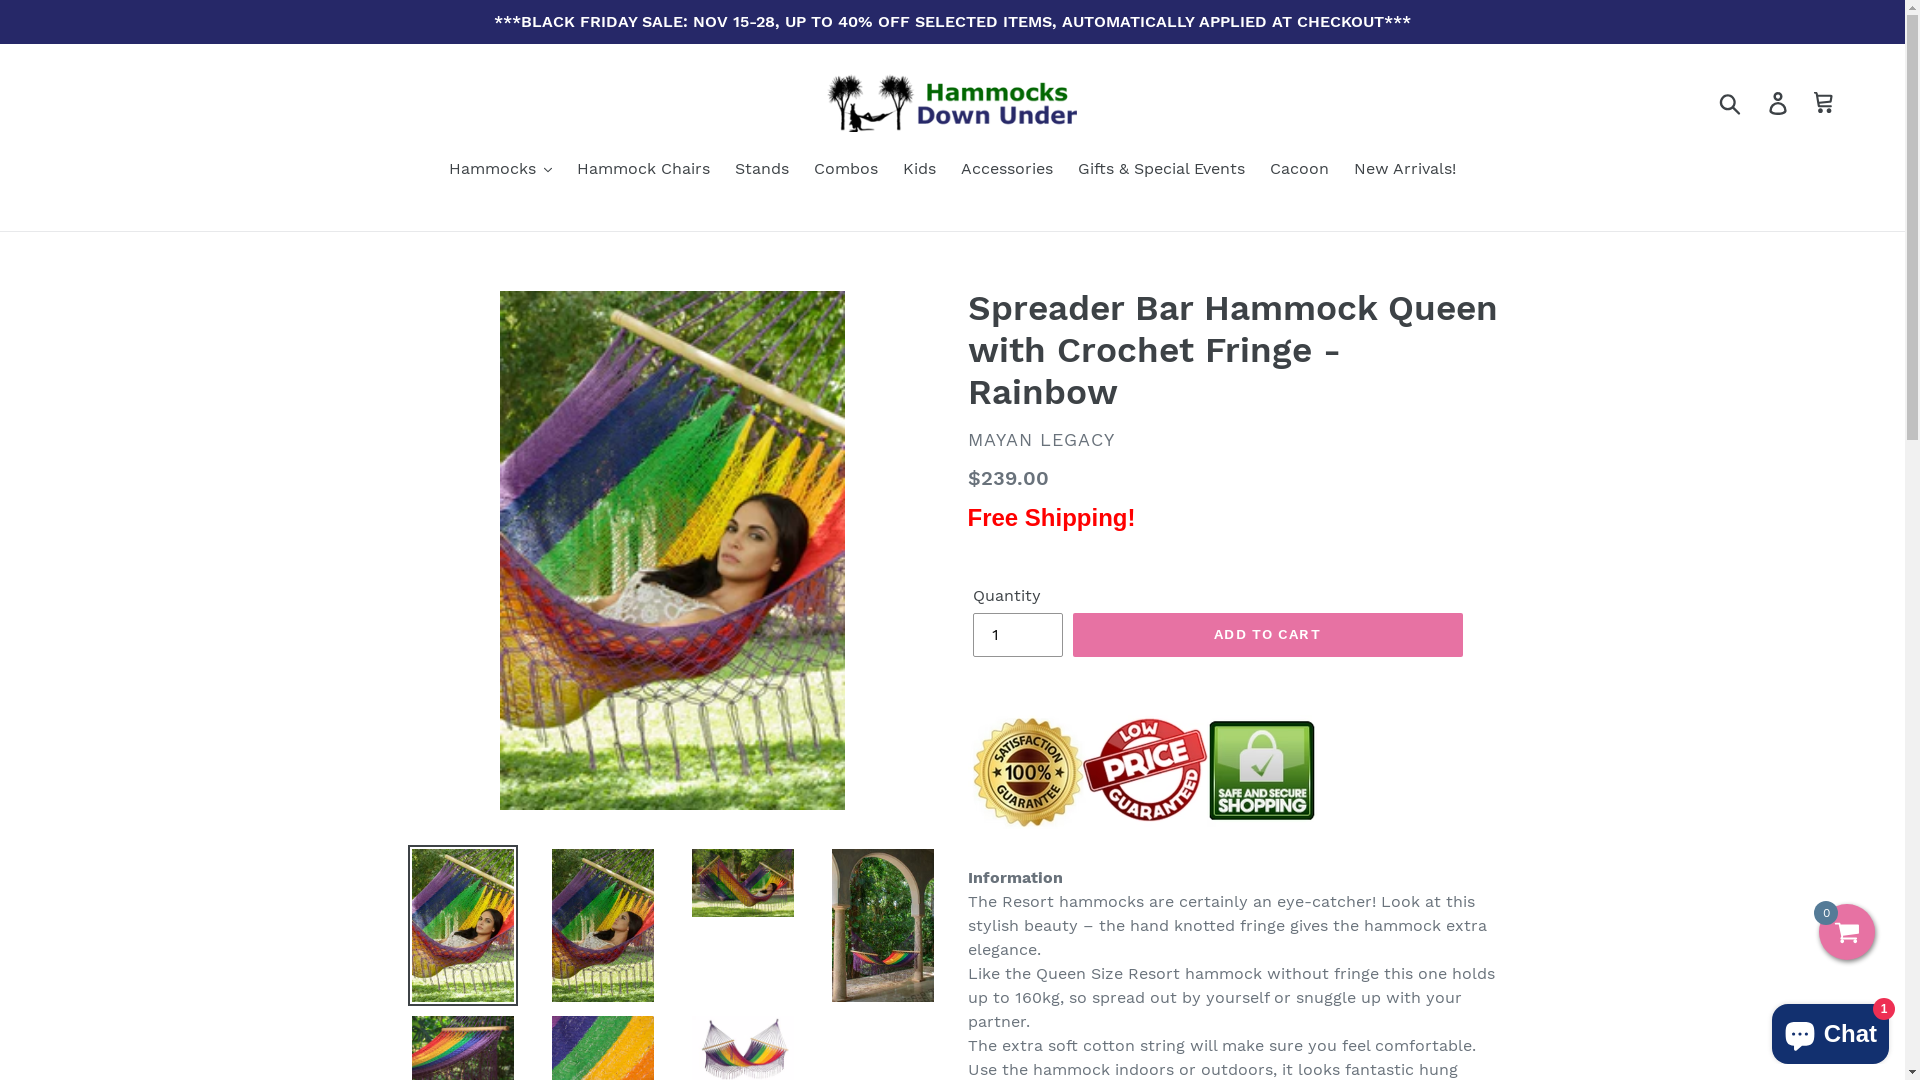  What do you see at coordinates (1730, 103) in the screenshot?
I see `'Submit'` at bounding box center [1730, 103].